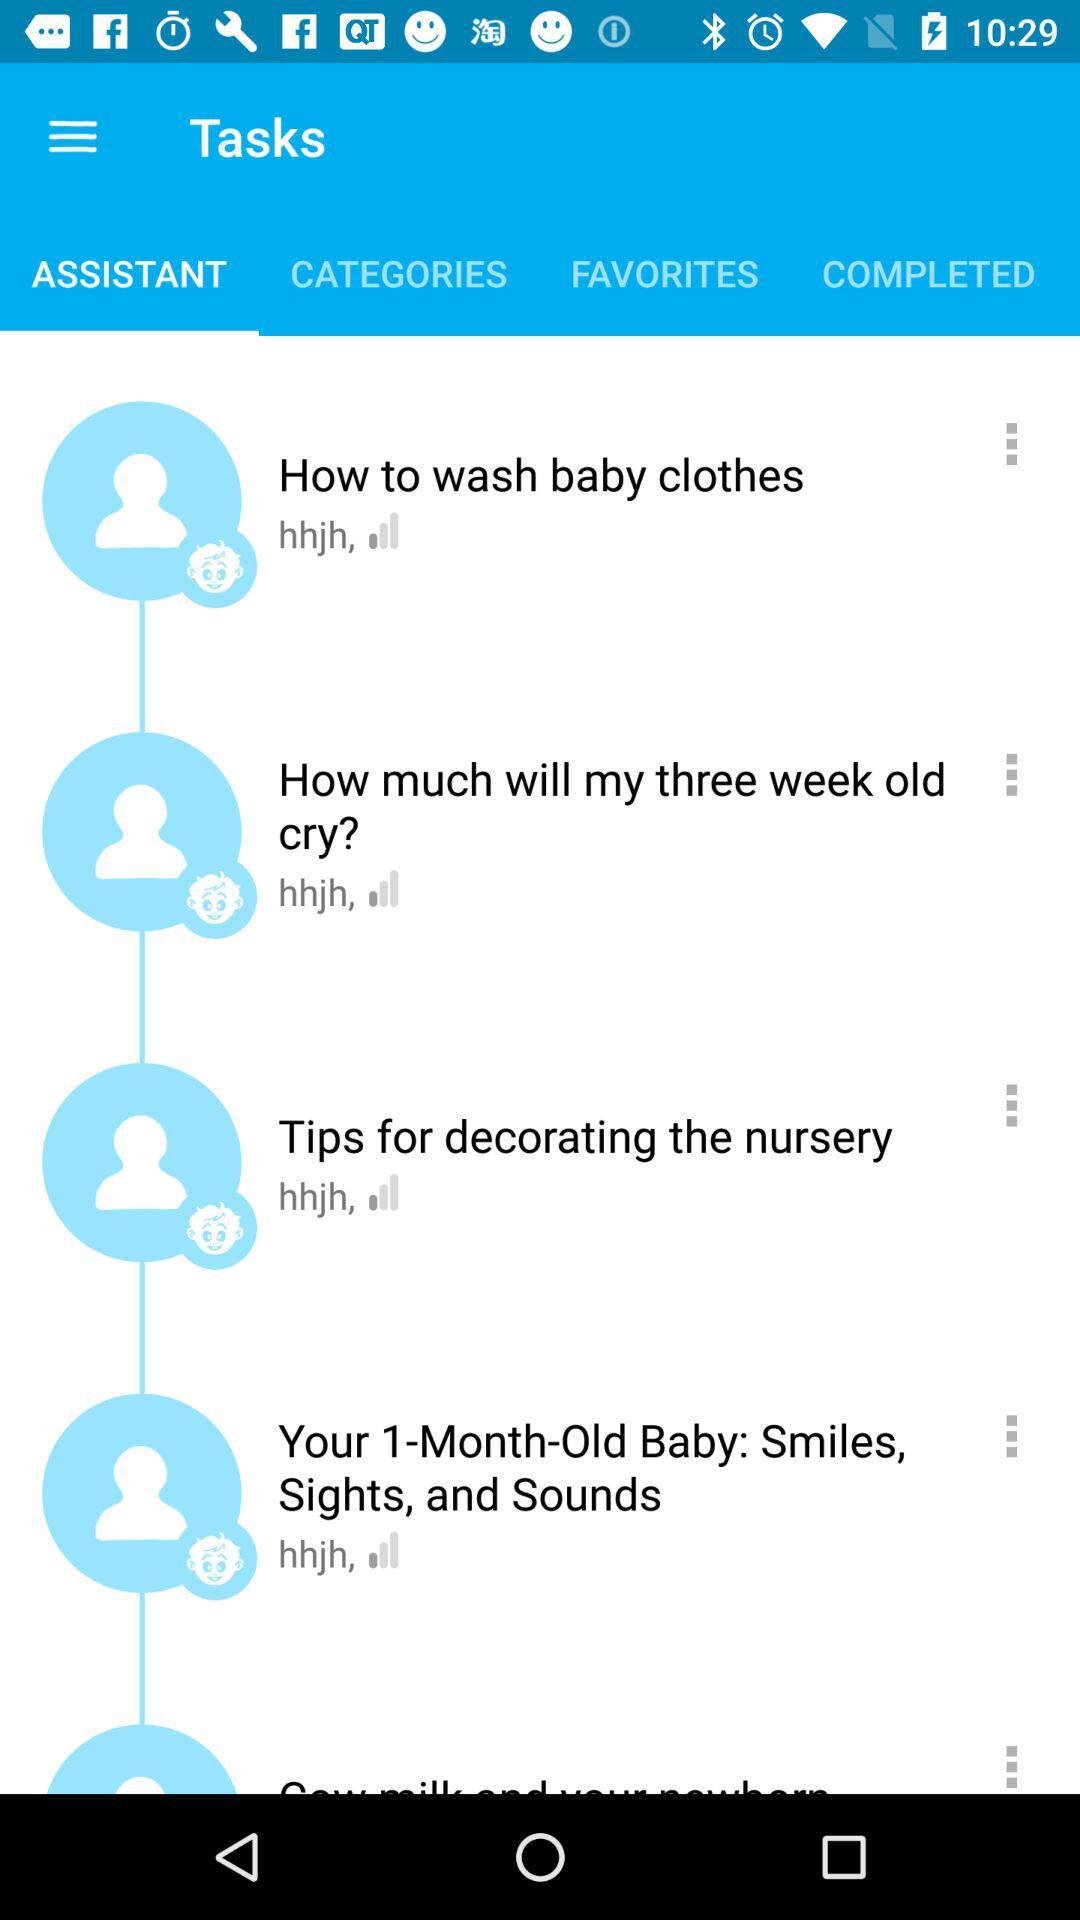 The height and width of the screenshot is (1920, 1080). What do you see at coordinates (1022, 1758) in the screenshot?
I see `open option menu` at bounding box center [1022, 1758].